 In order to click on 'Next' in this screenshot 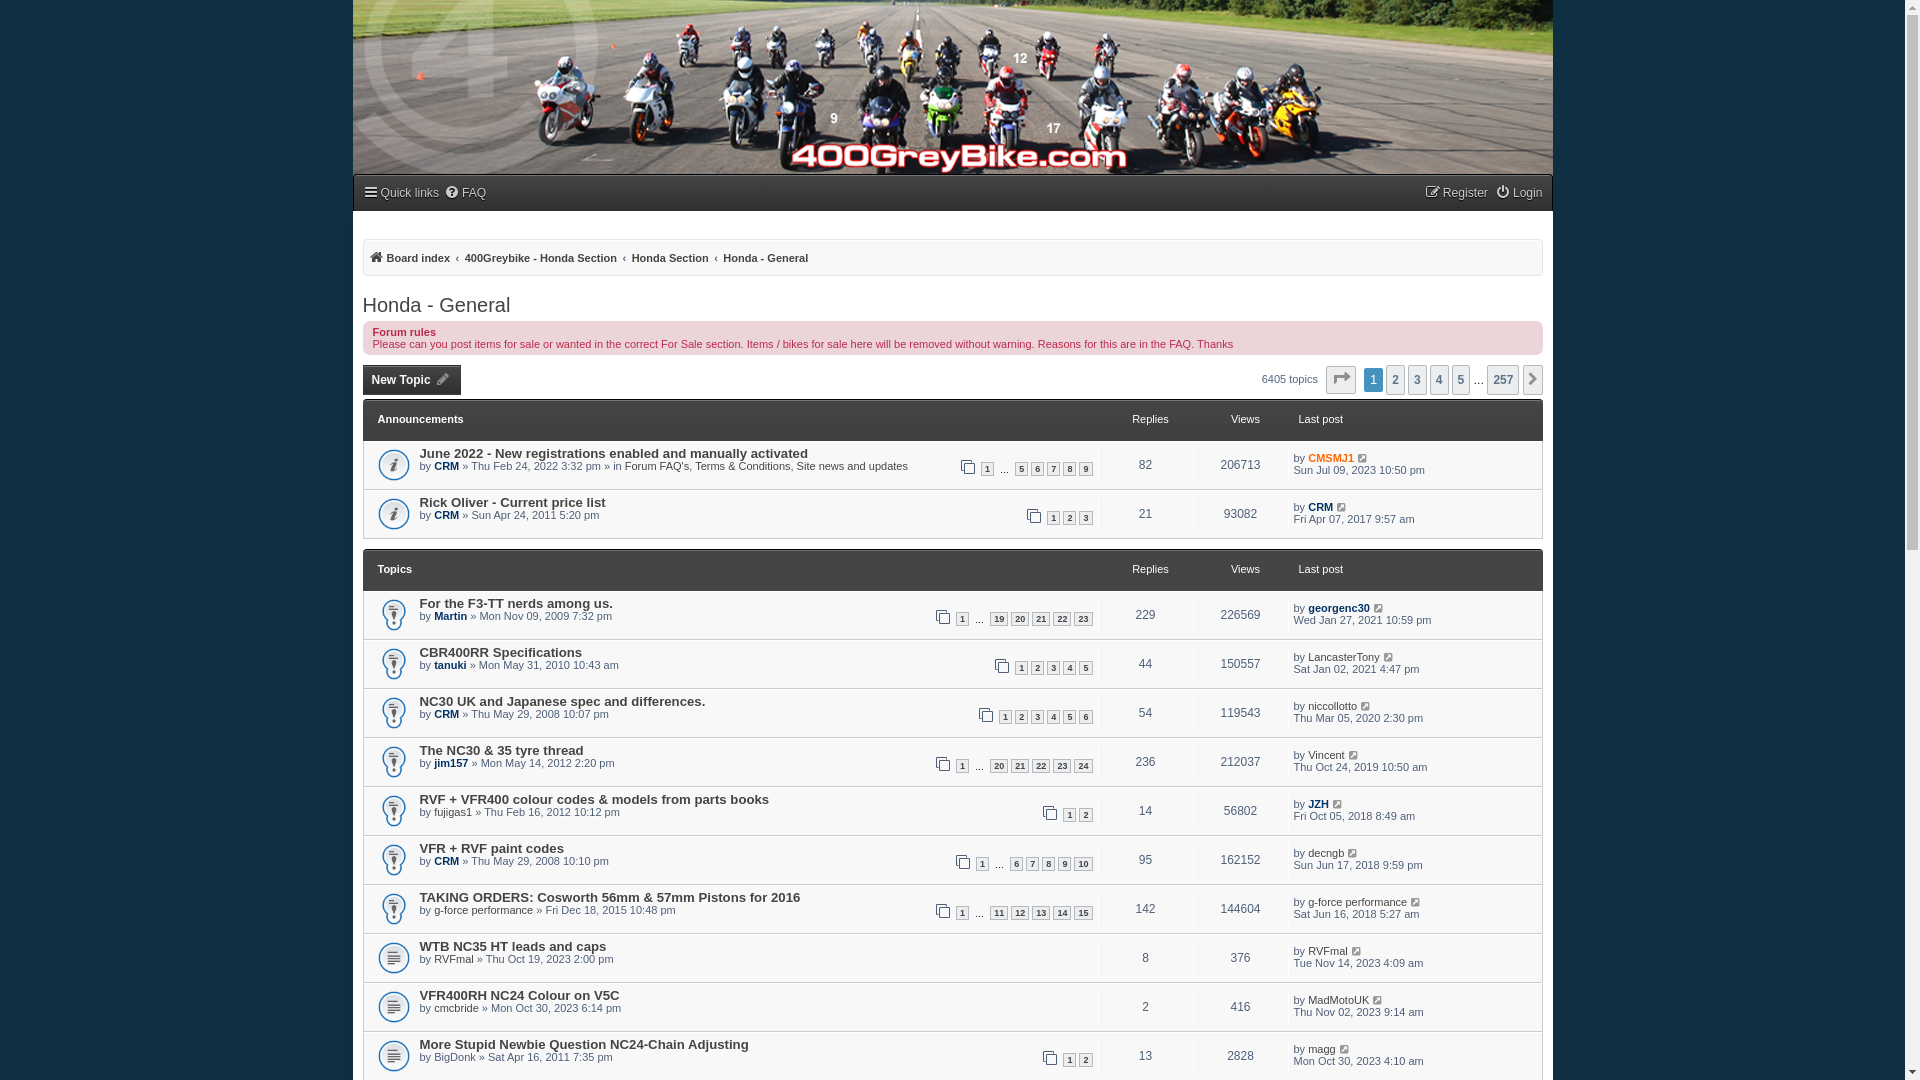, I will do `click(1520, 380)`.